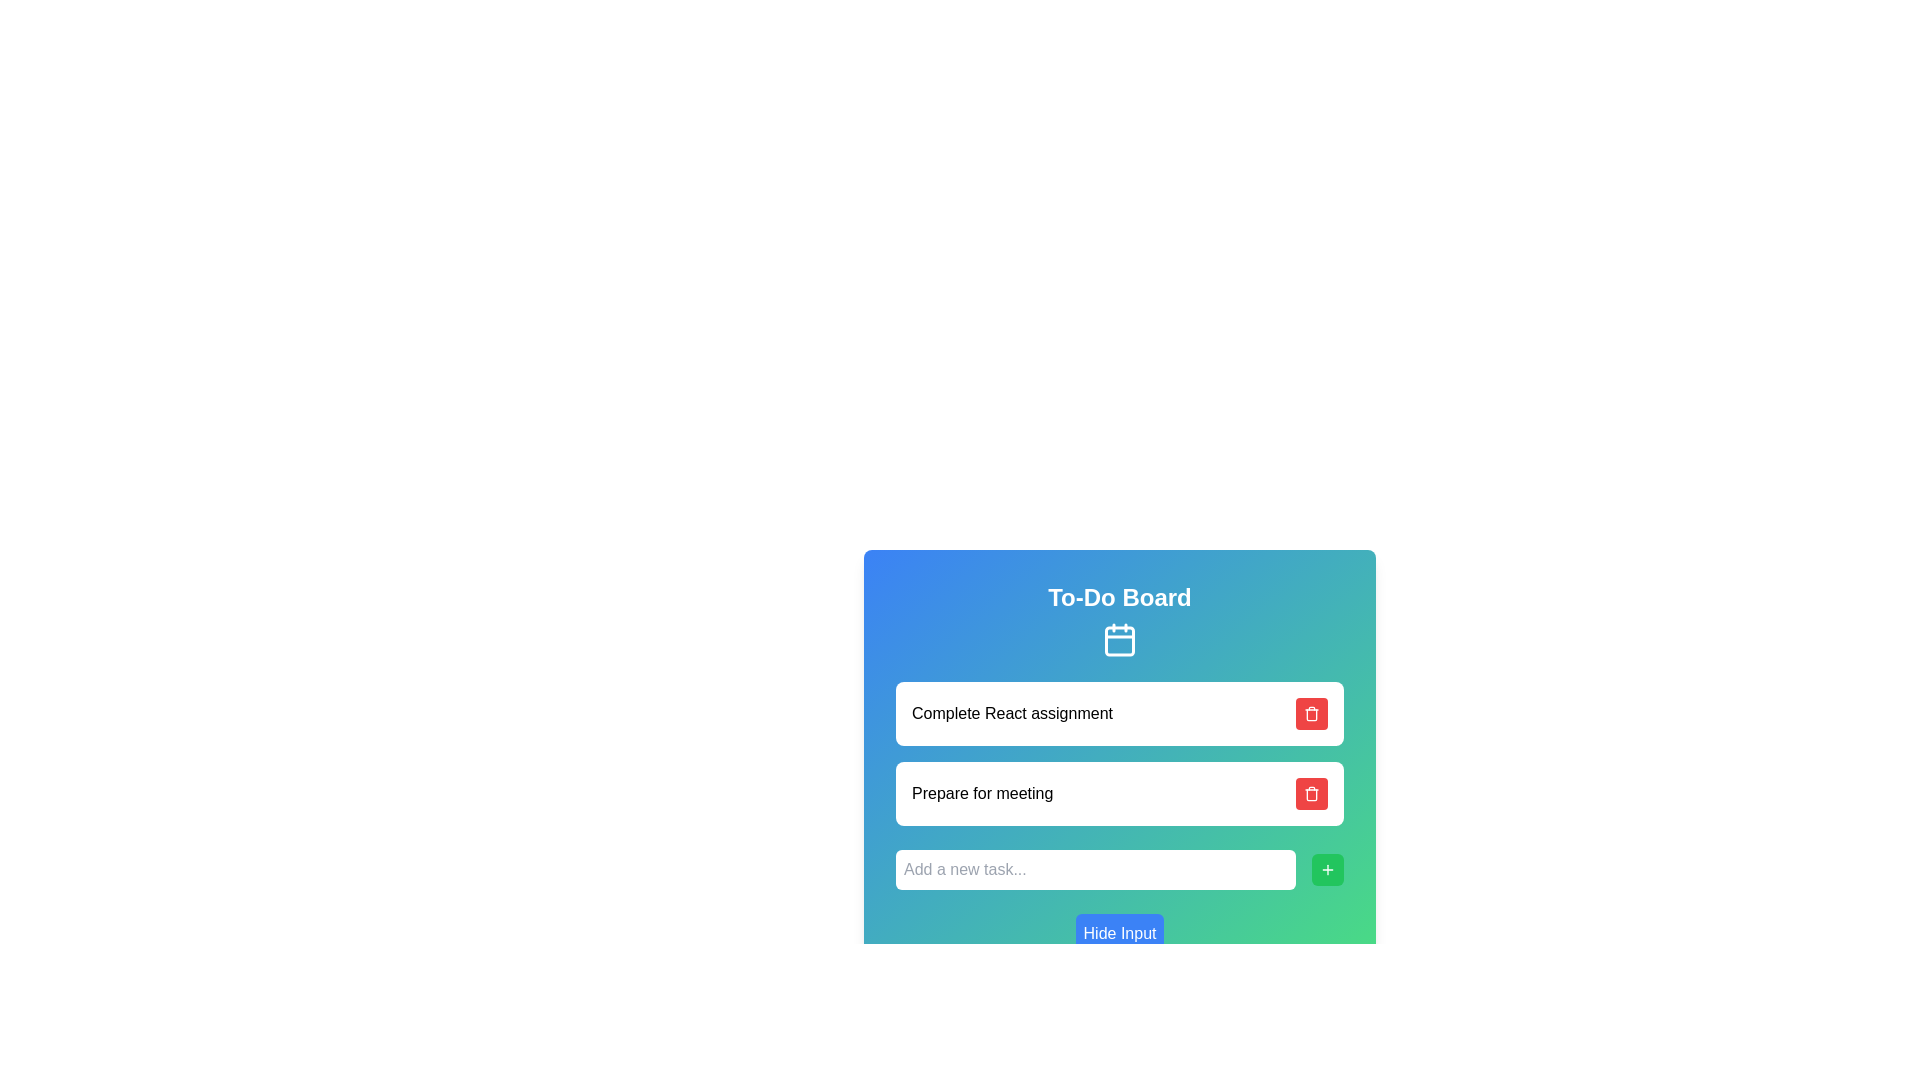 The width and height of the screenshot is (1920, 1080). I want to click on the trash icon button associated with the second task labeled 'Prepare for meeting' in the to-do list, so click(1311, 793).